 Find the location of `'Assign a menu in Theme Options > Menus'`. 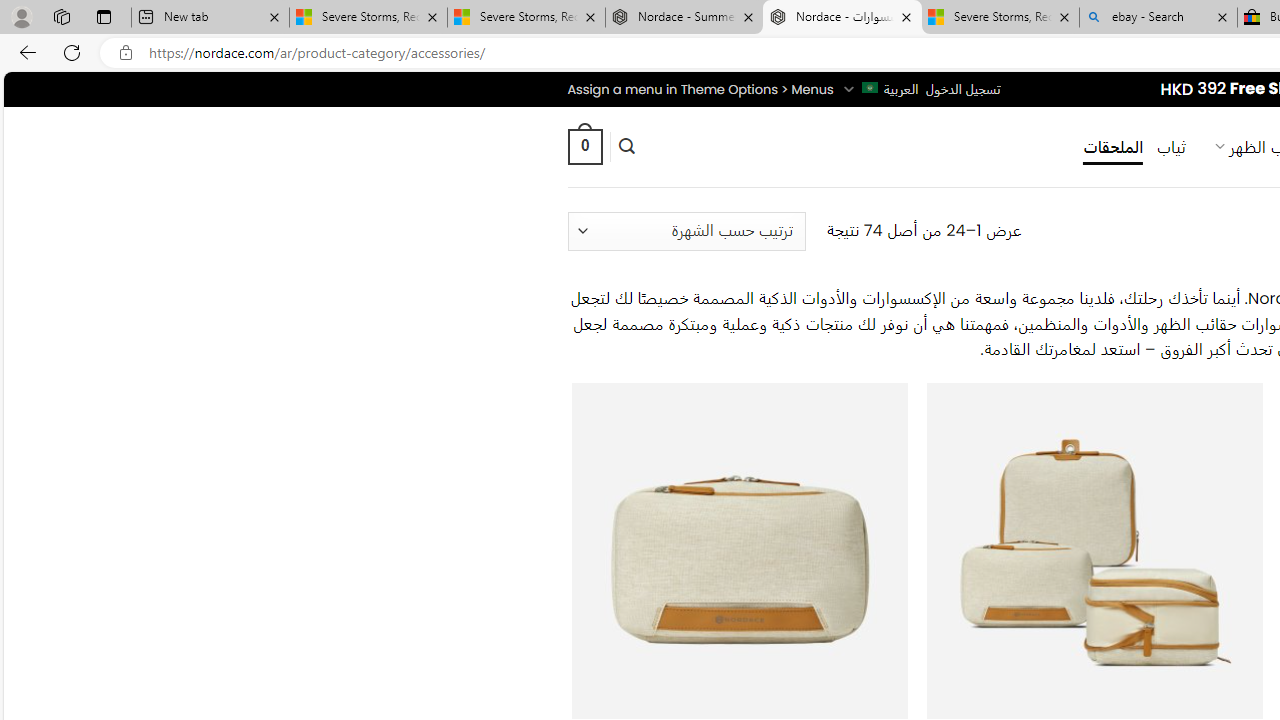

'Assign a menu in Theme Options > Menus' is located at coordinates (700, 88).